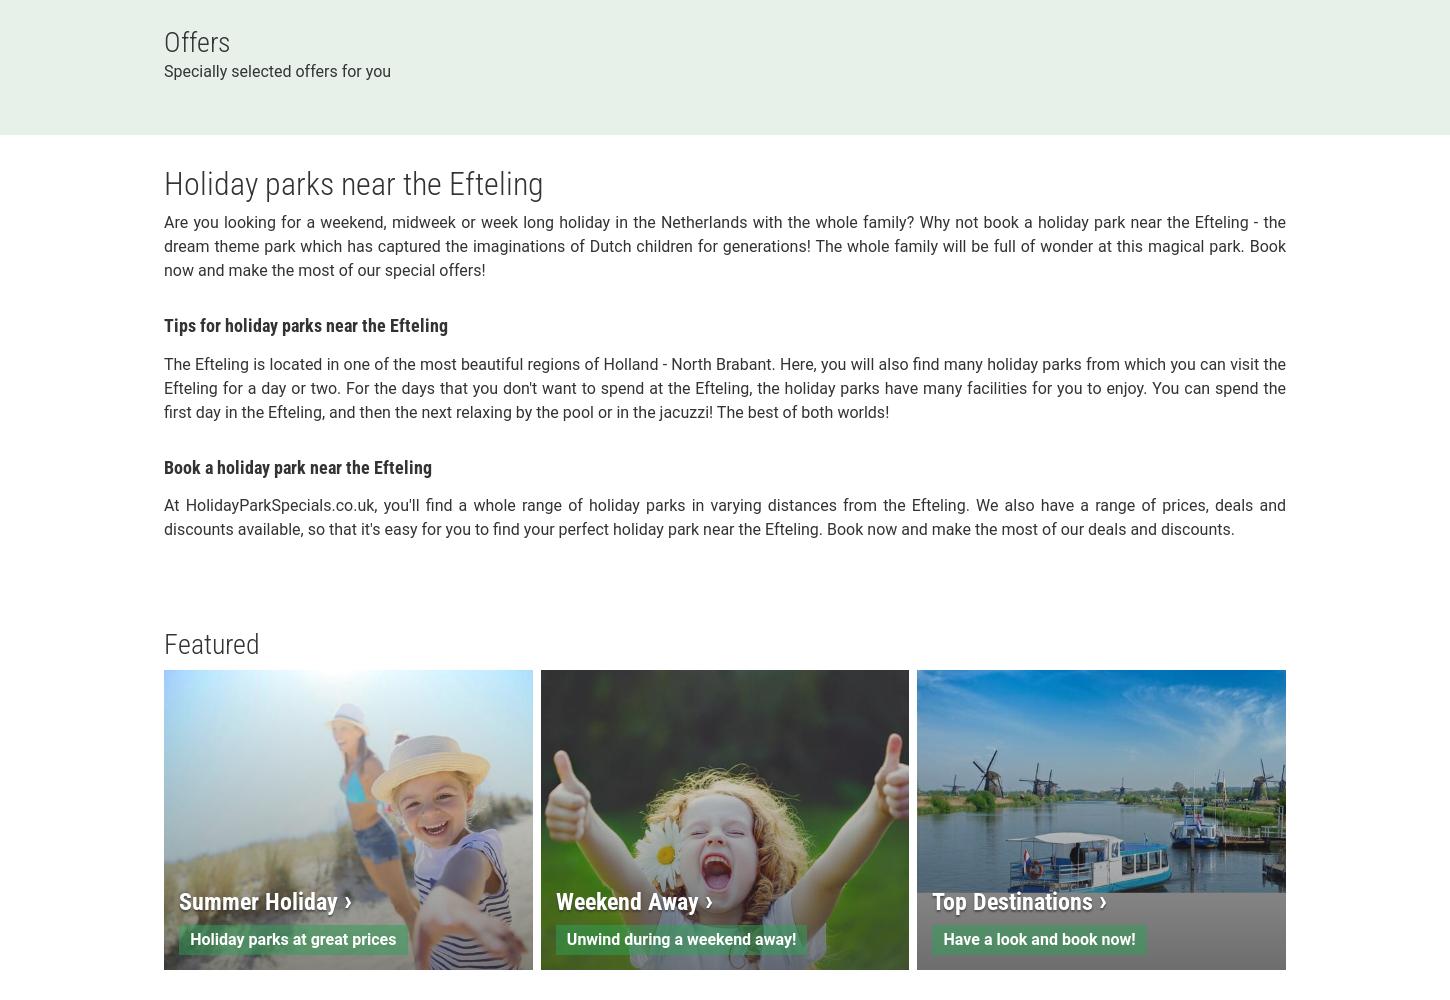 Image resolution: width=1450 pixels, height=1000 pixels. What do you see at coordinates (277, 69) in the screenshot?
I see `'Specially selected offers for you'` at bounding box center [277, 69].